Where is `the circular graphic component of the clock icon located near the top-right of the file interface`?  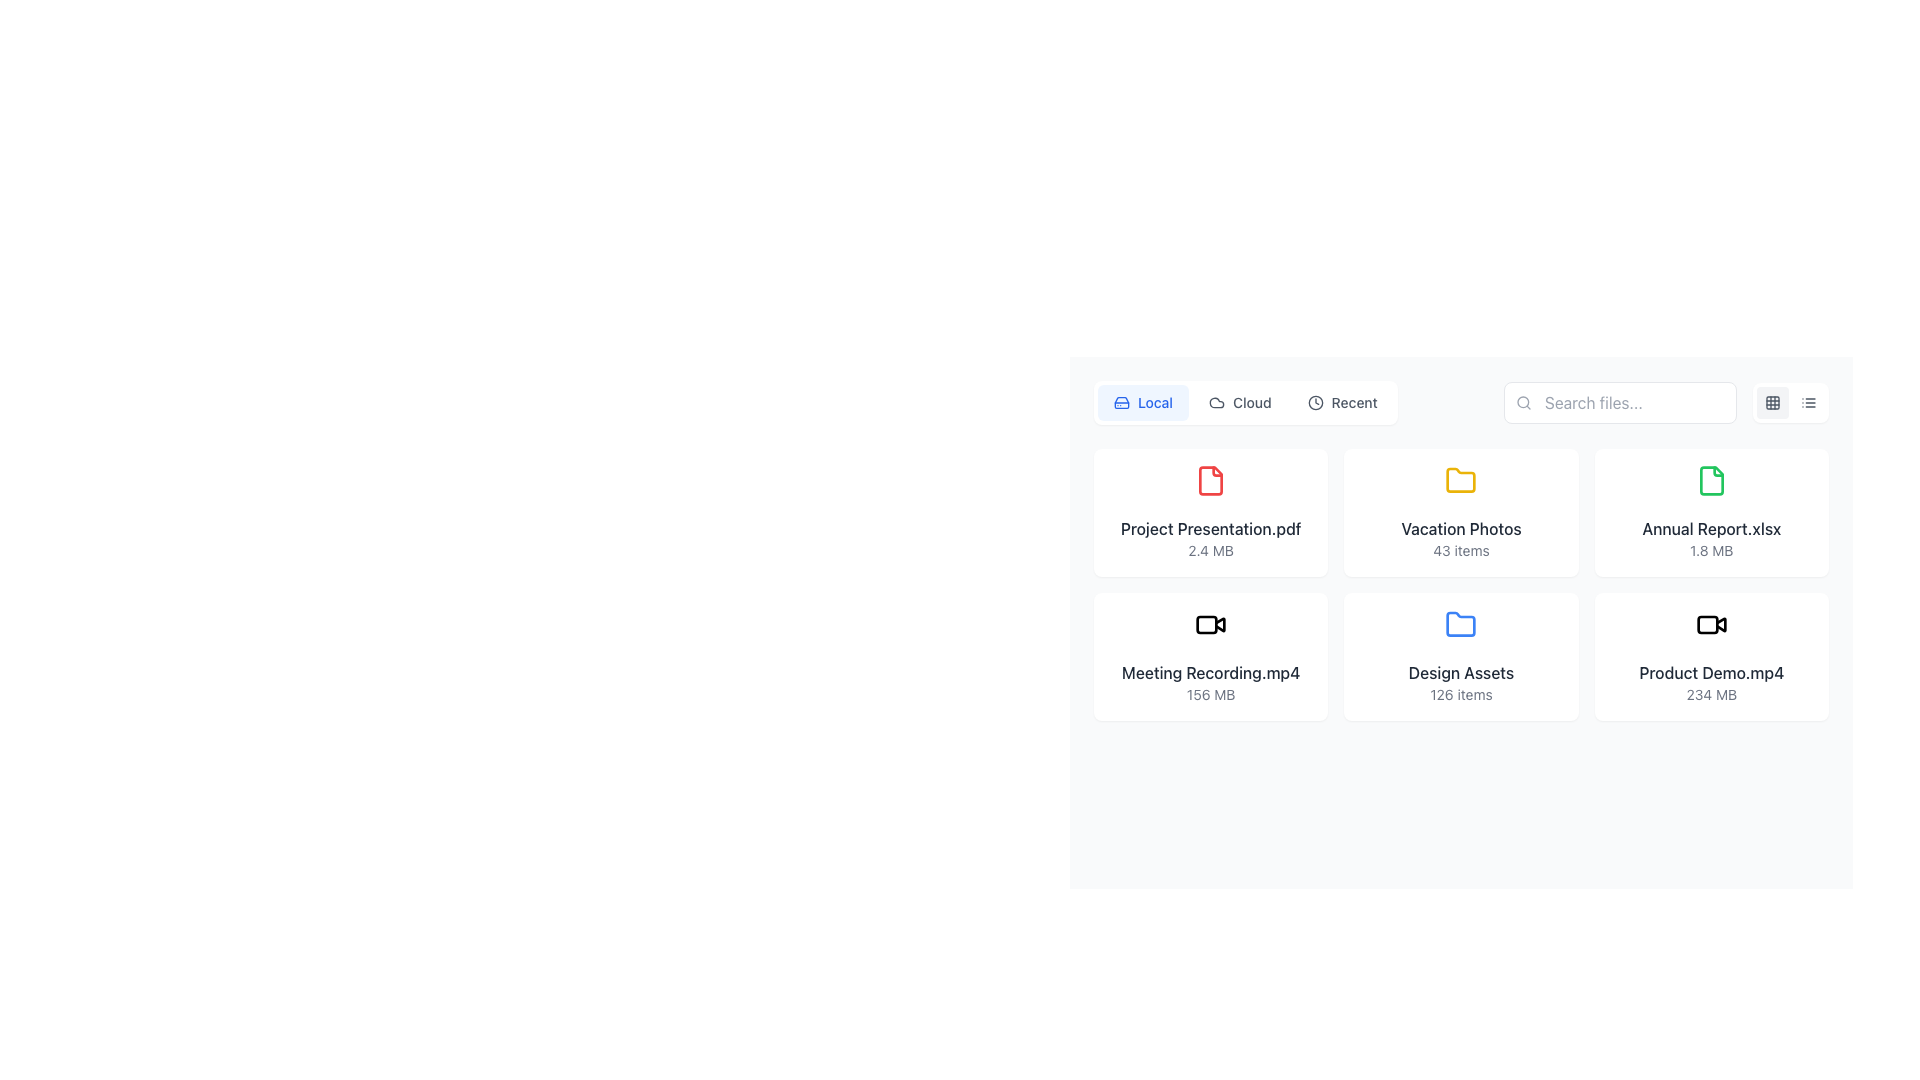
the circular graphic component of the clock icon located near the top-right of the file interface is located at coordinates (1315, 402).